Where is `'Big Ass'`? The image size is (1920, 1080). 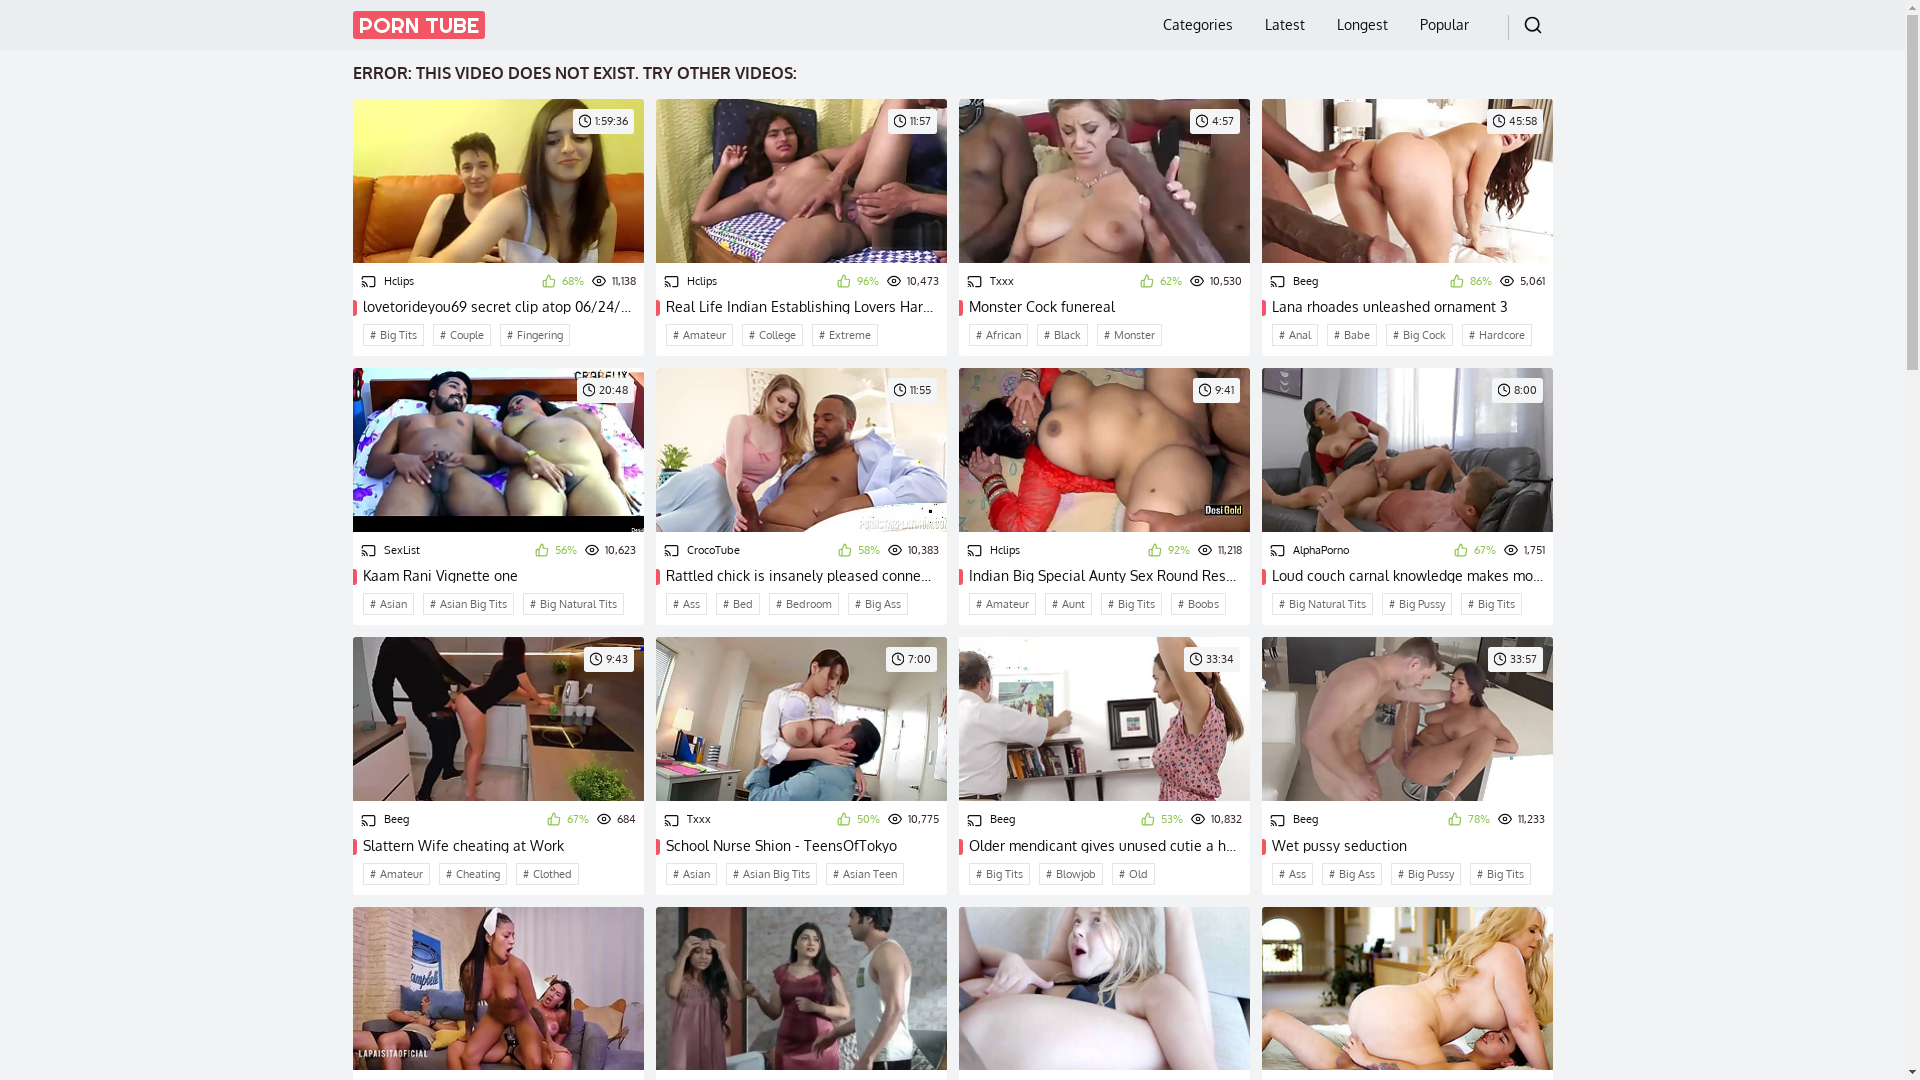
'Big Ass' is located at coordinates (878, 603).